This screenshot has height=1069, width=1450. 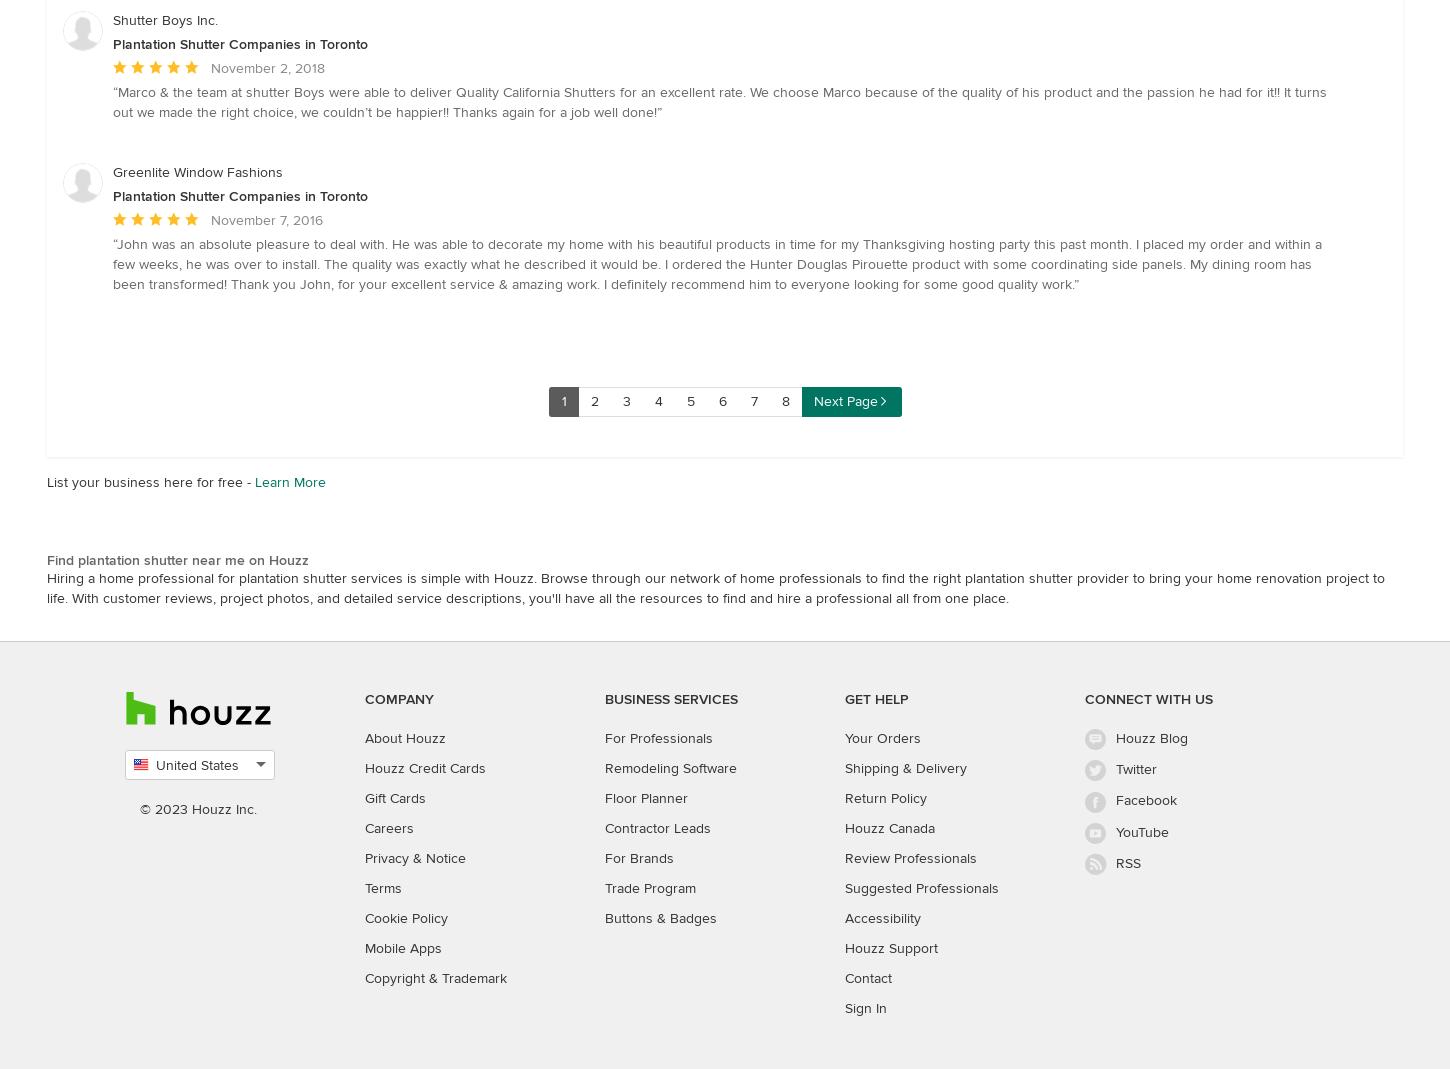 What do you see at coordinates (875, 698) in the screenshot?
I see `'GET HELP'` at bounding box center [875, 698].